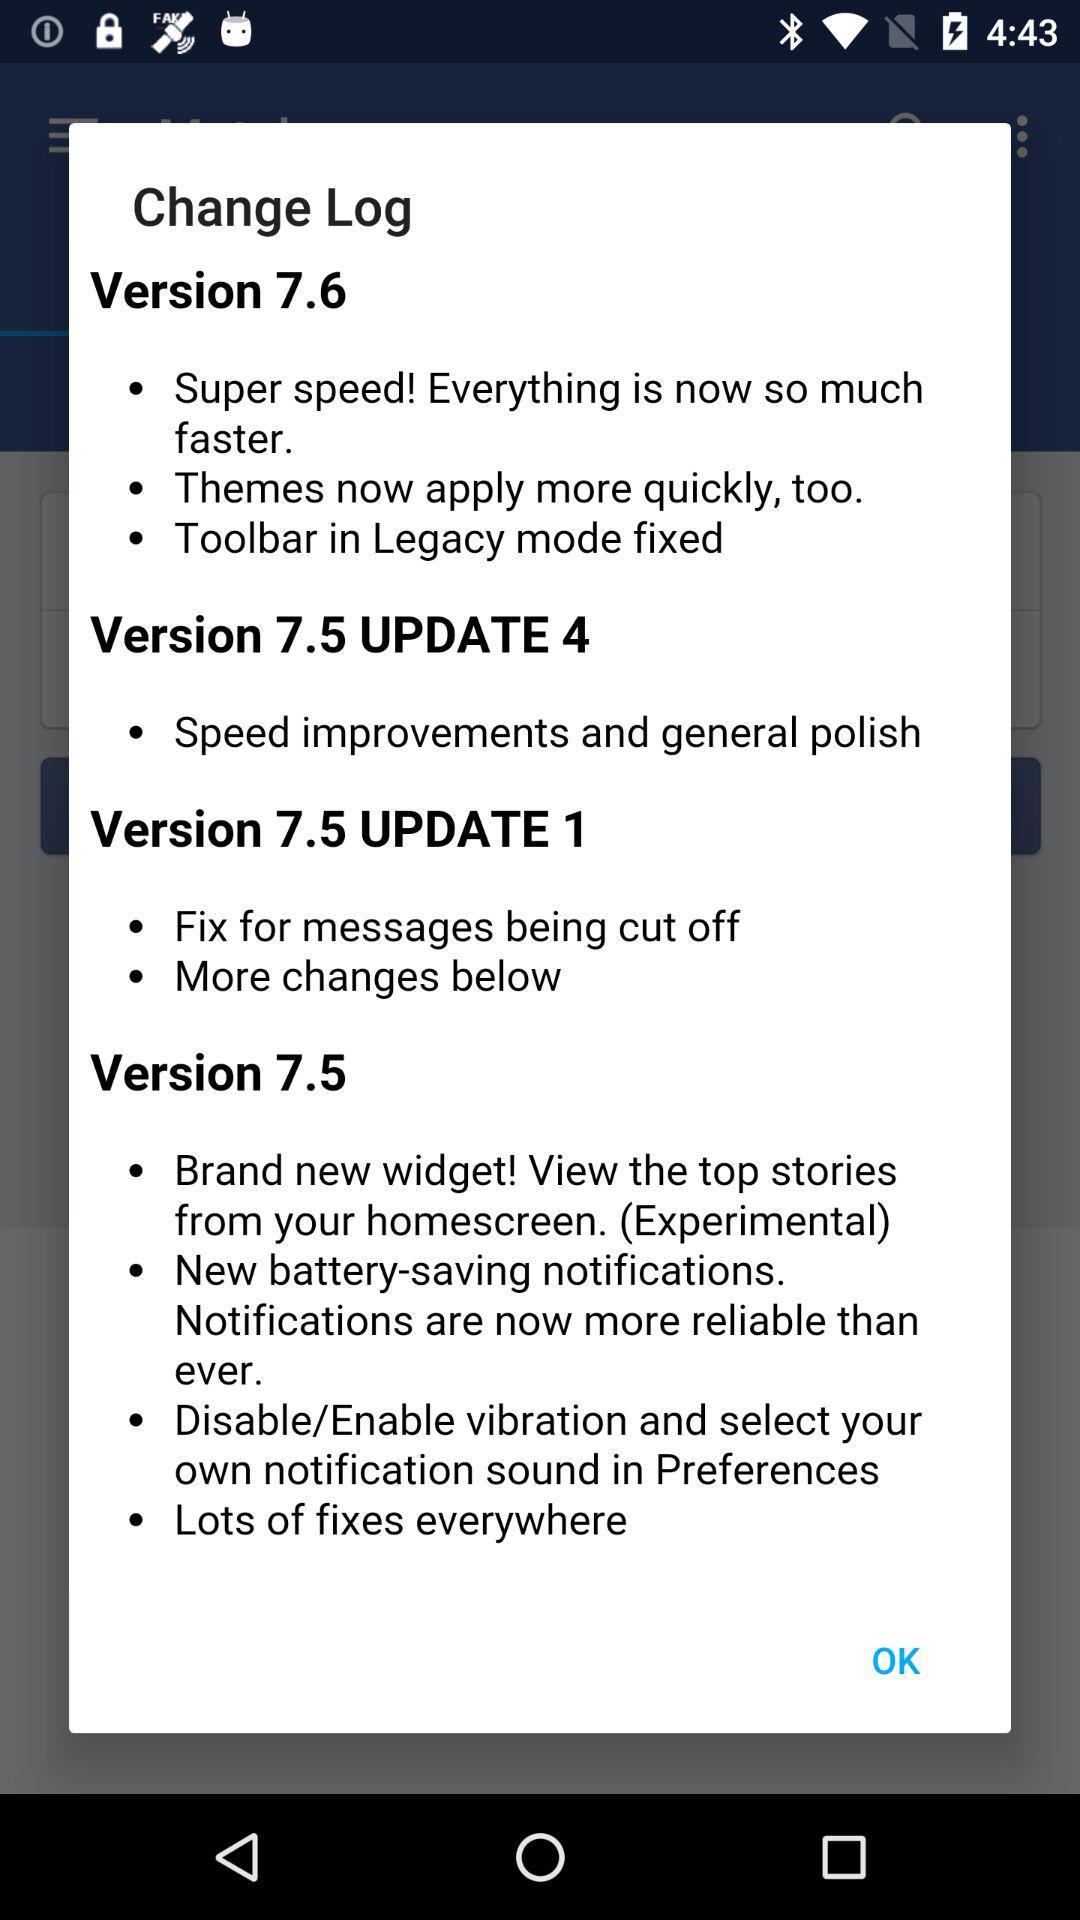 The image size is (1080, 1920). Describe the element at coordinates (540, 912) in the screenshot. I see `specify one descriptive` at that location.